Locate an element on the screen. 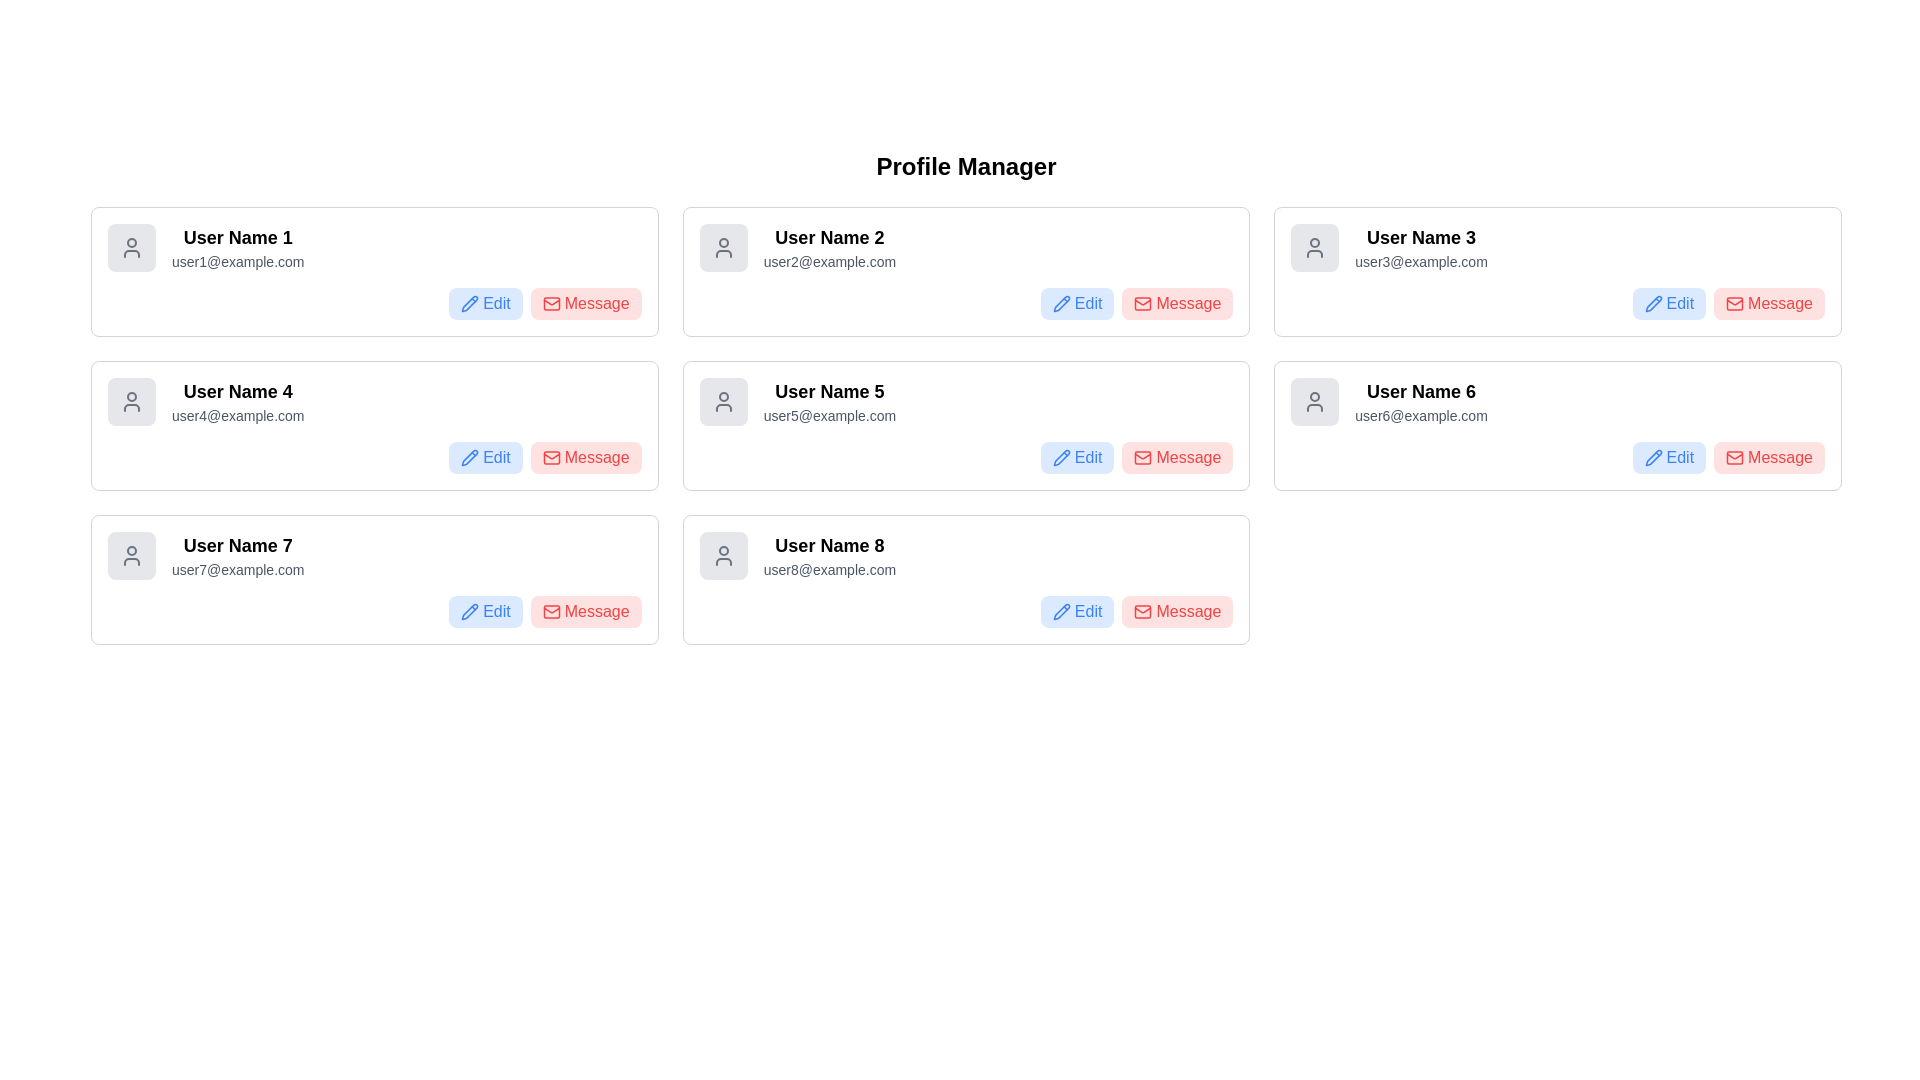  the rounded light blue 'Edit' button with a pencil icon and blue text, located within the profile card of 'User Name 3' is located at coordinates (1669, 304).